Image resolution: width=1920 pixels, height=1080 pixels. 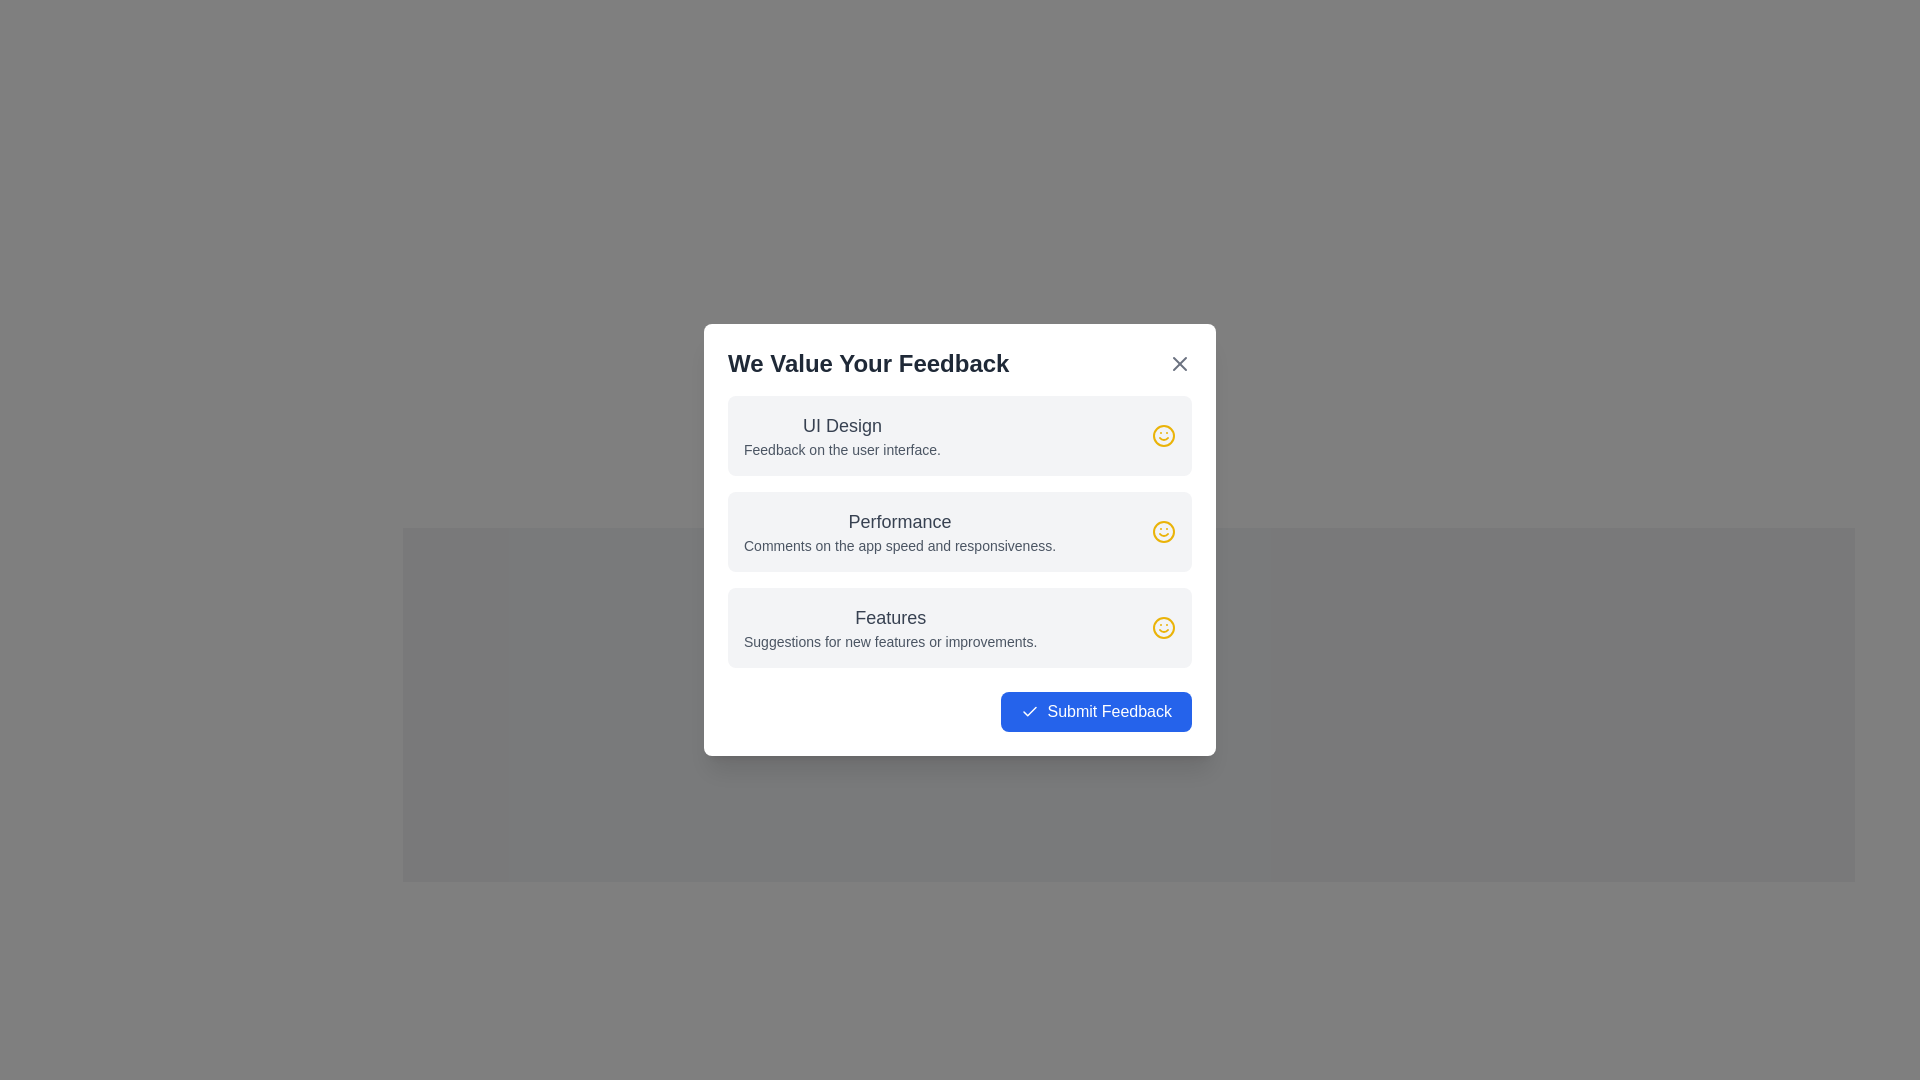 What do you see at coordinates (960, 434) in the screenshot?
I see `the first selectable list item labeled 'UI Design'` at bounding box center [960, 434].